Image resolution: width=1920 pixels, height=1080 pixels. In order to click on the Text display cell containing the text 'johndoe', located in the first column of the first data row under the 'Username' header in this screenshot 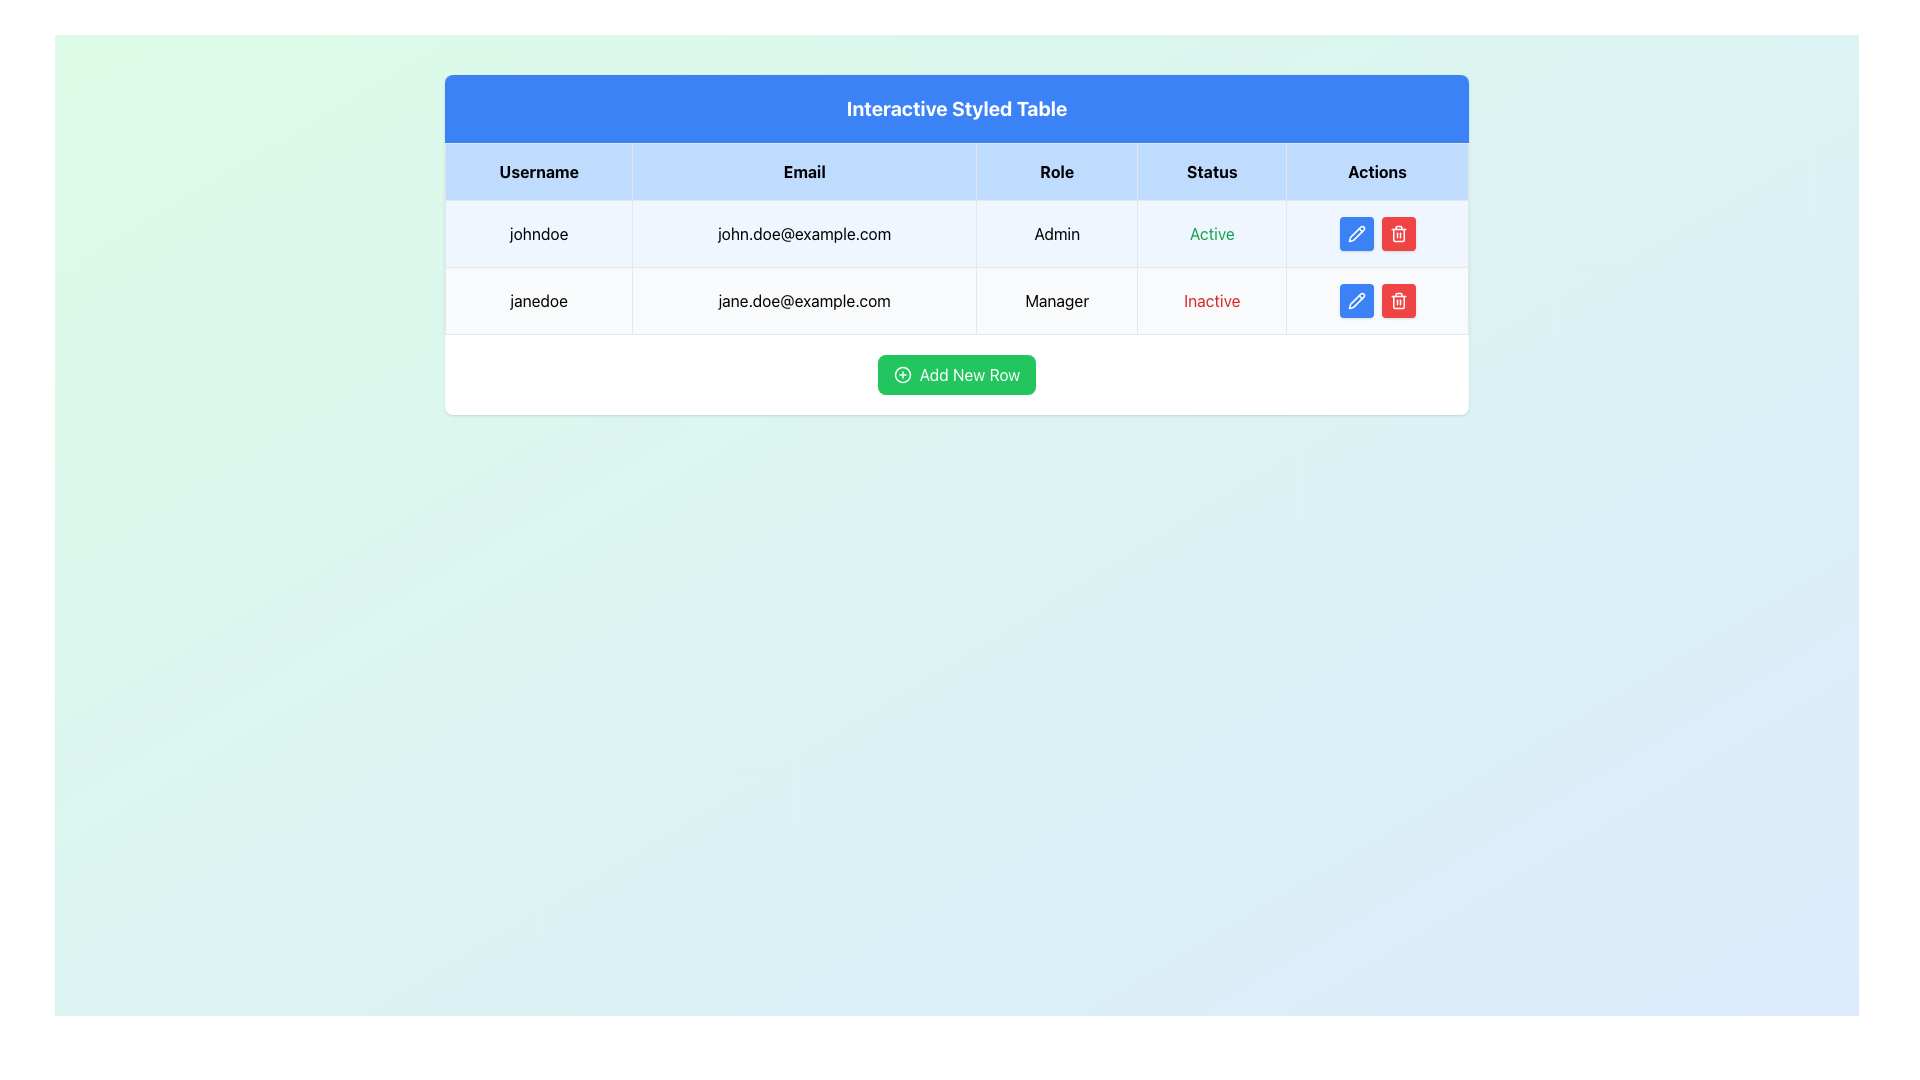, I will do `click(539, 233)`.